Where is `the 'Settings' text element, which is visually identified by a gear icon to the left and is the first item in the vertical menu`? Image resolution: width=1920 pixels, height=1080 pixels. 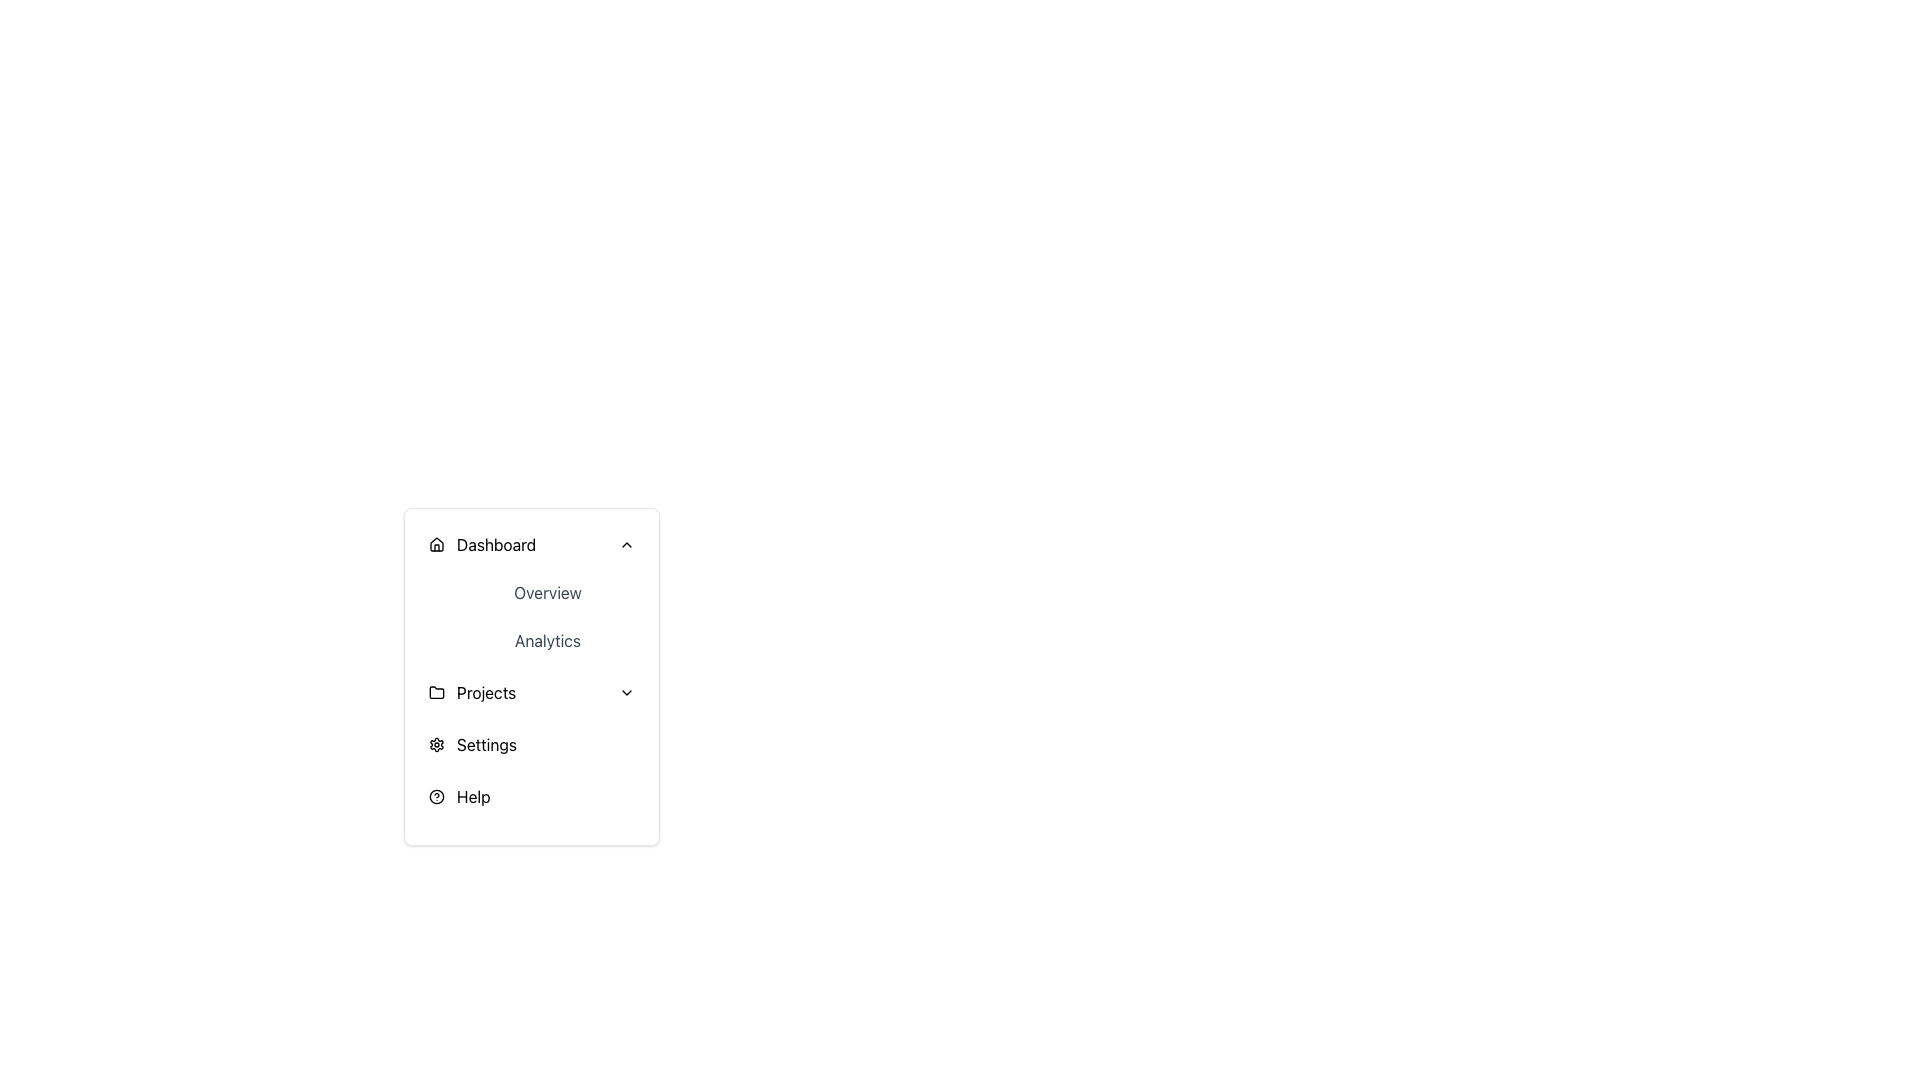
the 'Settings' text element, which is visually identified by a gear icon to the left and is the first item in the vertical menu is located at coordinates (471, 744).